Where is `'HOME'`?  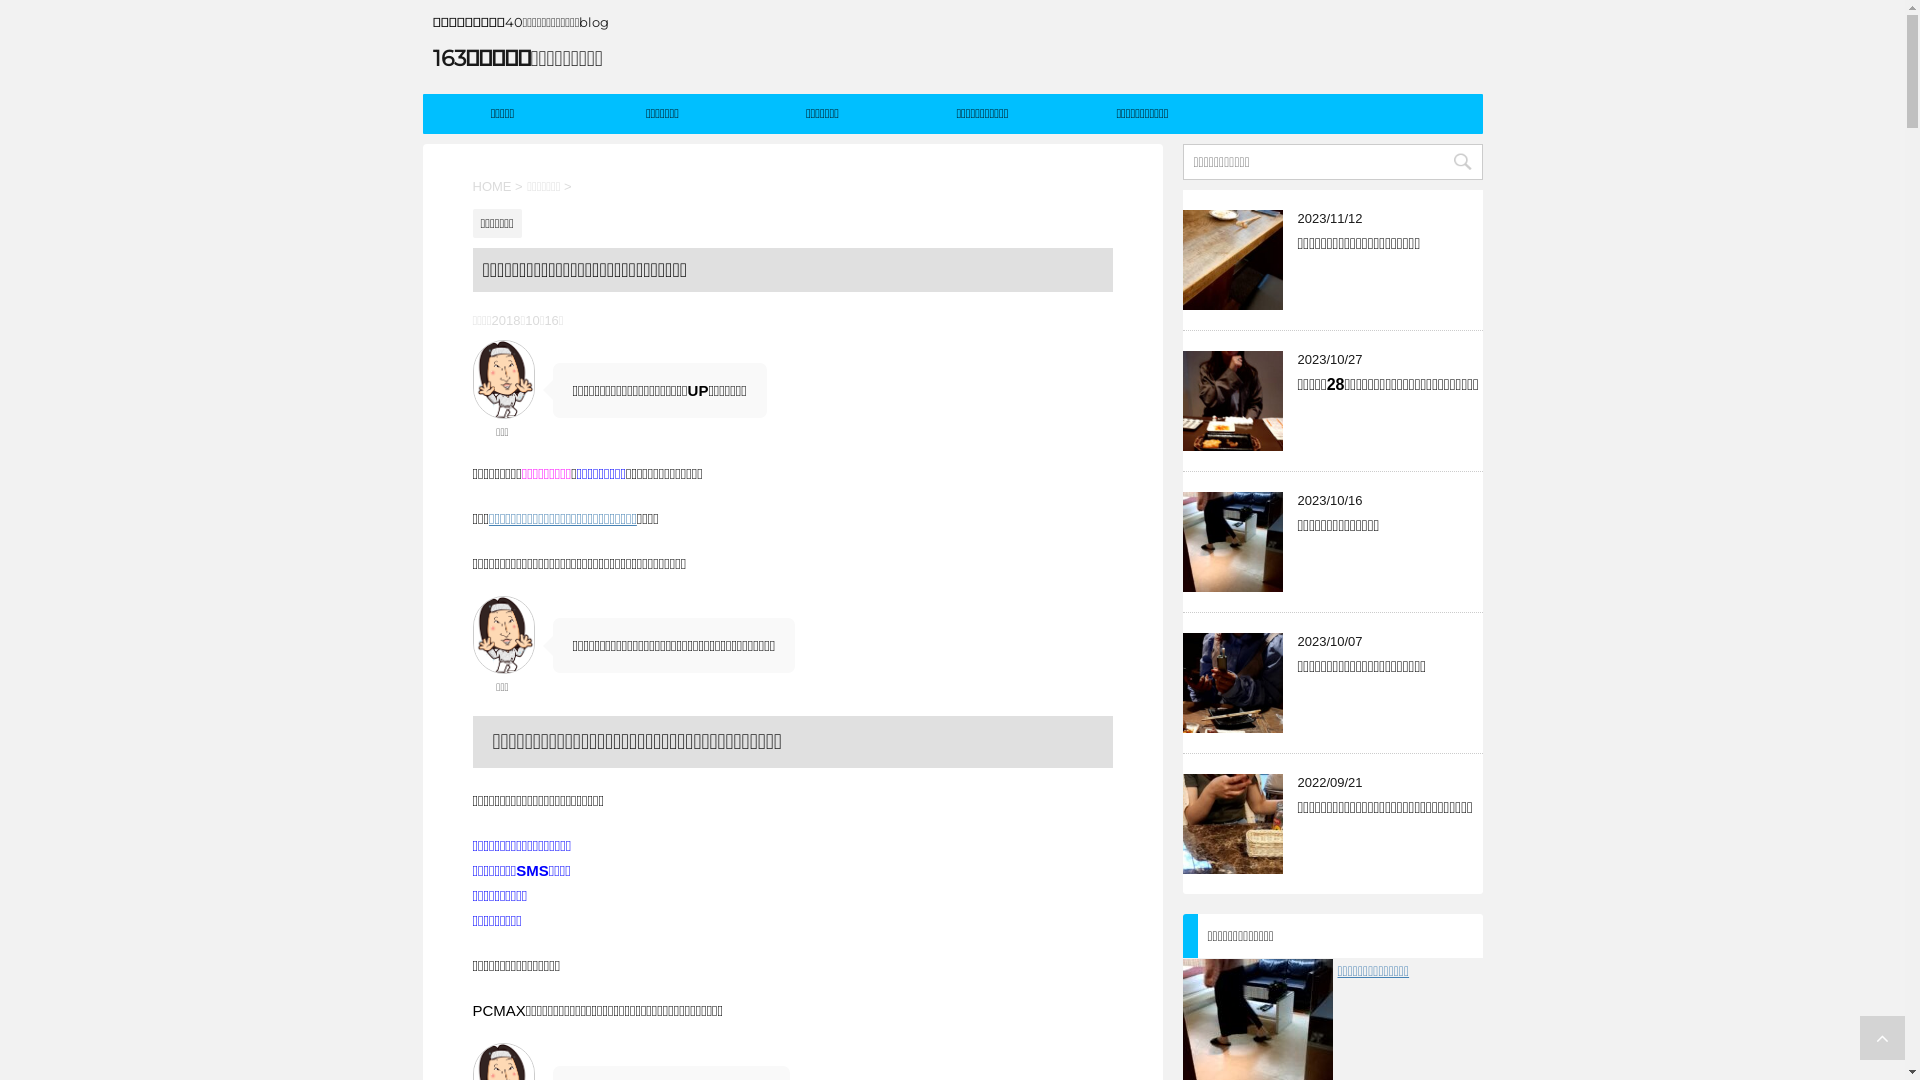 'HOME' is located at coordinates (491, 186).